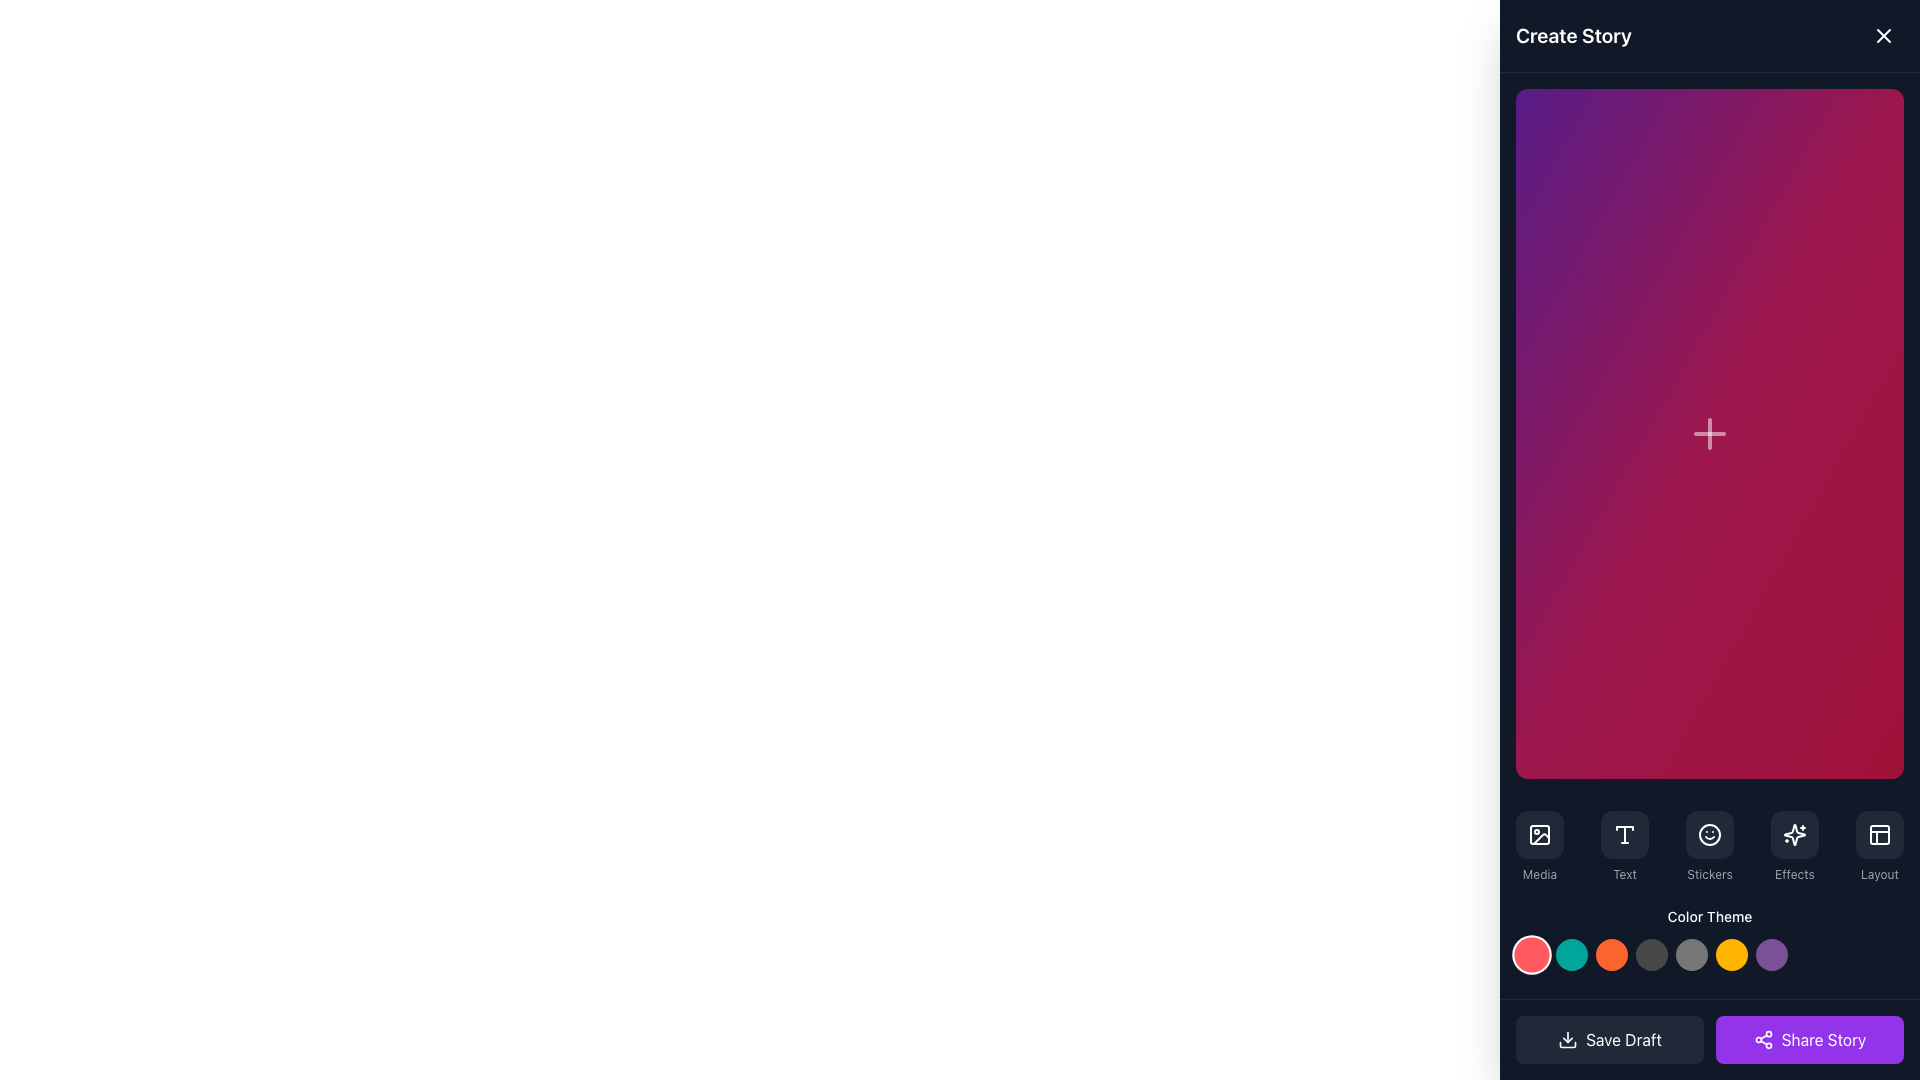 This screenshot has width=1920, height=1080. Describe the element at coordinates (1708, 833) in the screenshot. I see `the circular icon with a smiling face outlined by a white border` at that location.